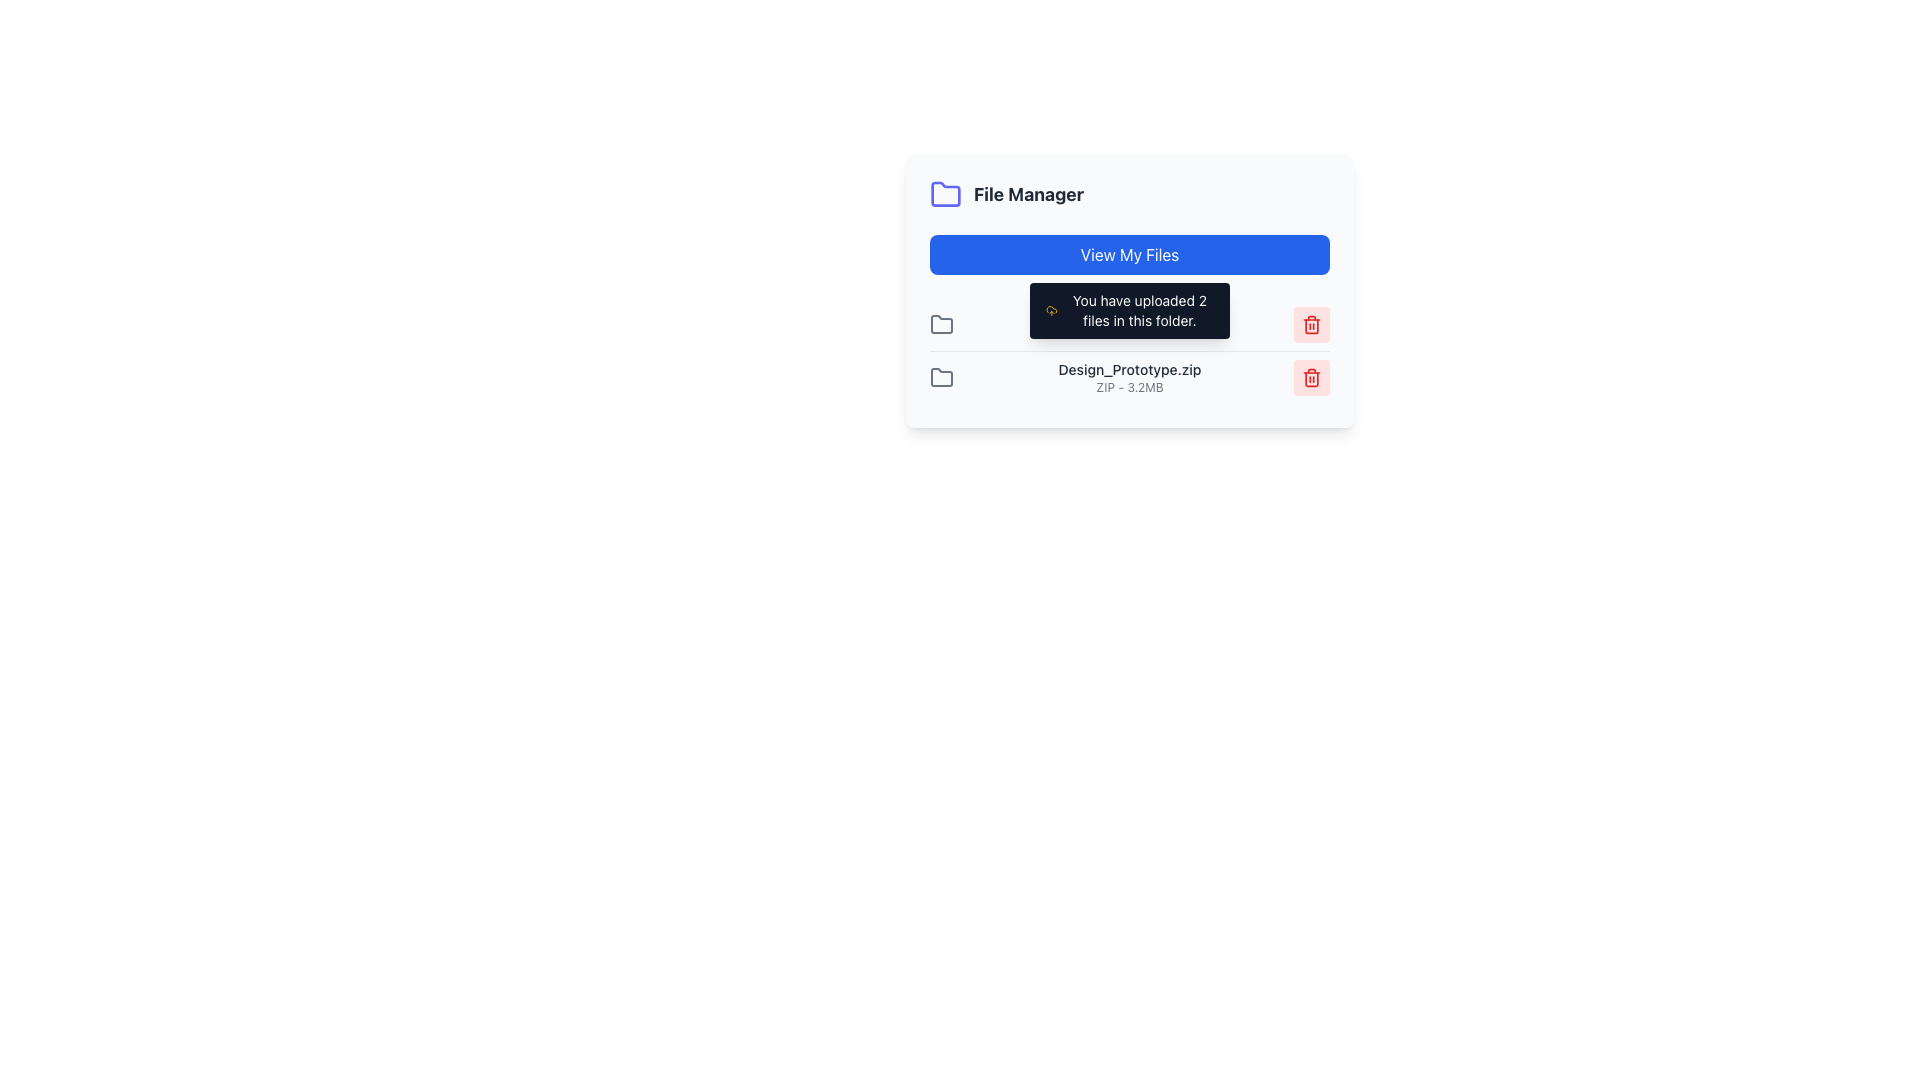 Image resolution: width=1920 pixels, height=1080 pixels. What do you see at coordinates (944, 193) in the screenshot?
I see `the stylized folder icon located in the top-left area of the main content card, adjacent to the 'File Manager' text label` at bounding box center [944, 193].